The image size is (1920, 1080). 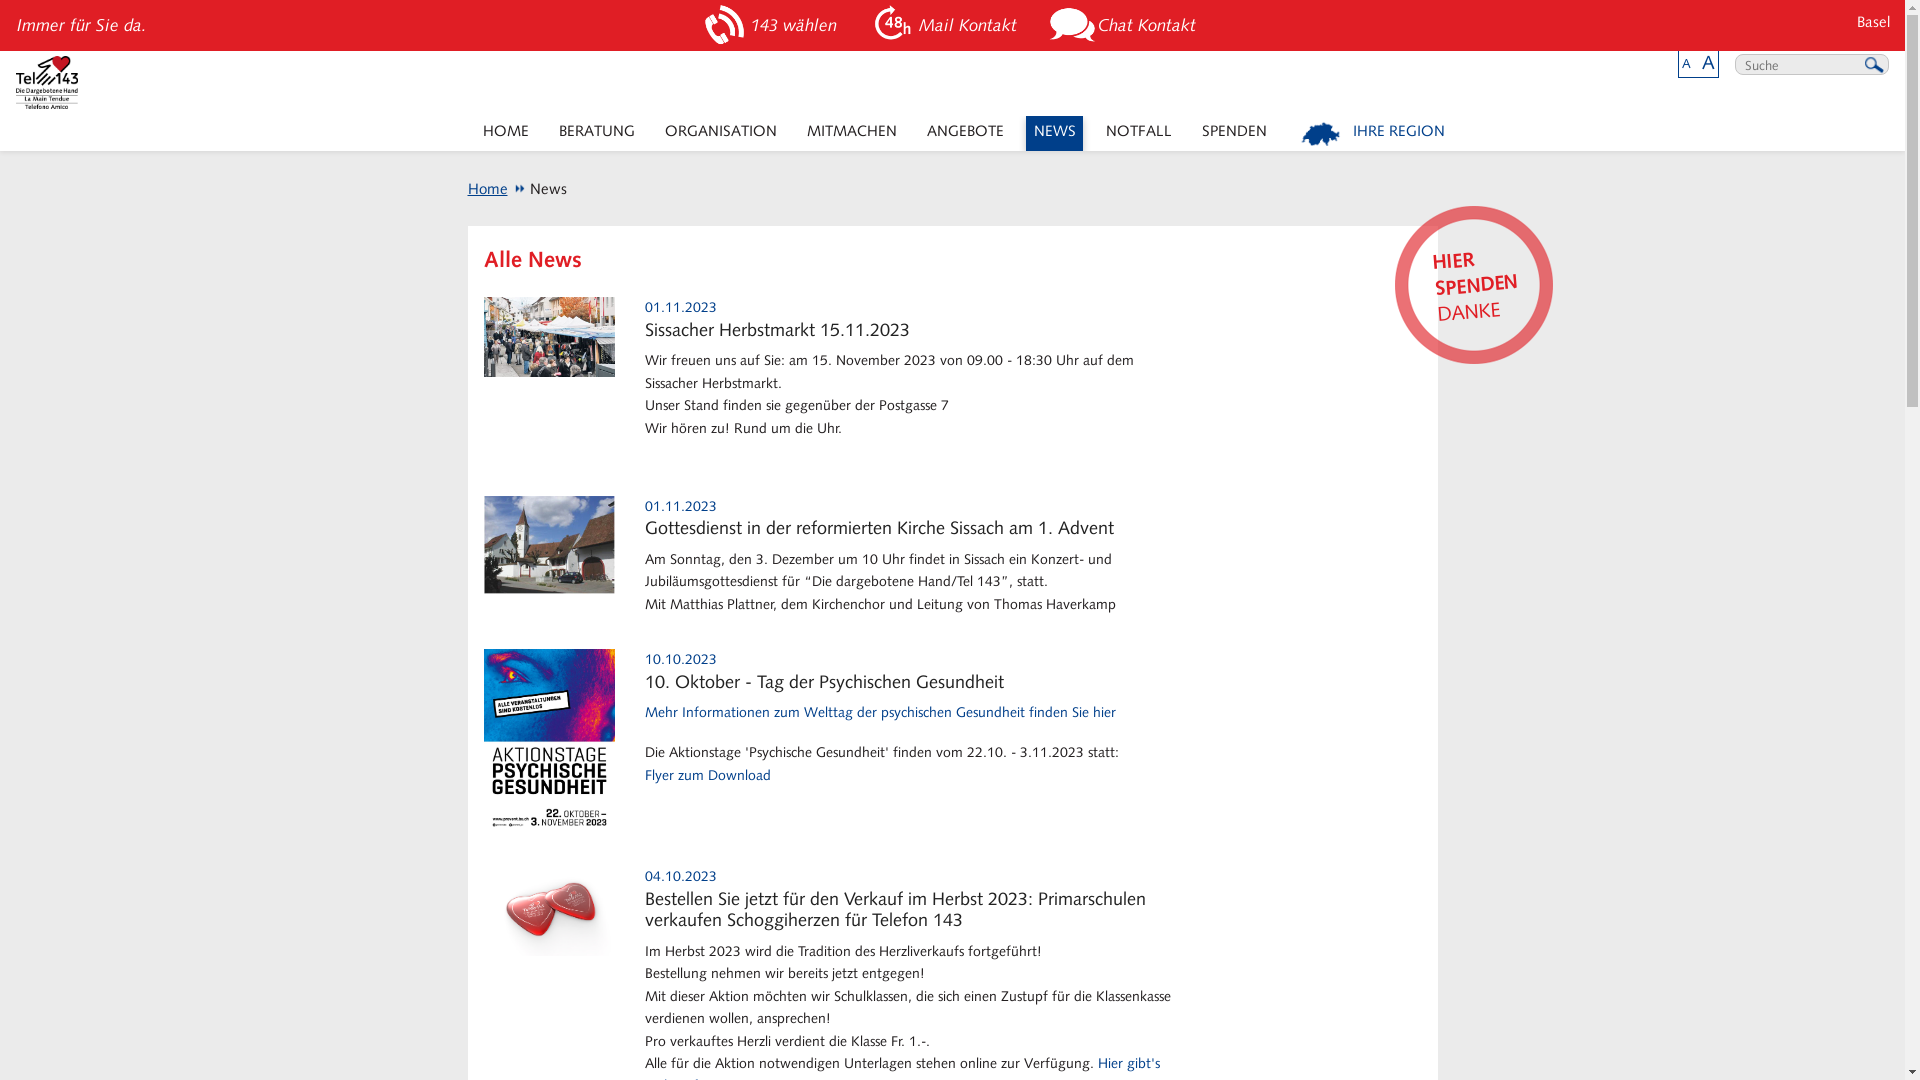 I want to click on 'HOME', so click(x=505, y=133).